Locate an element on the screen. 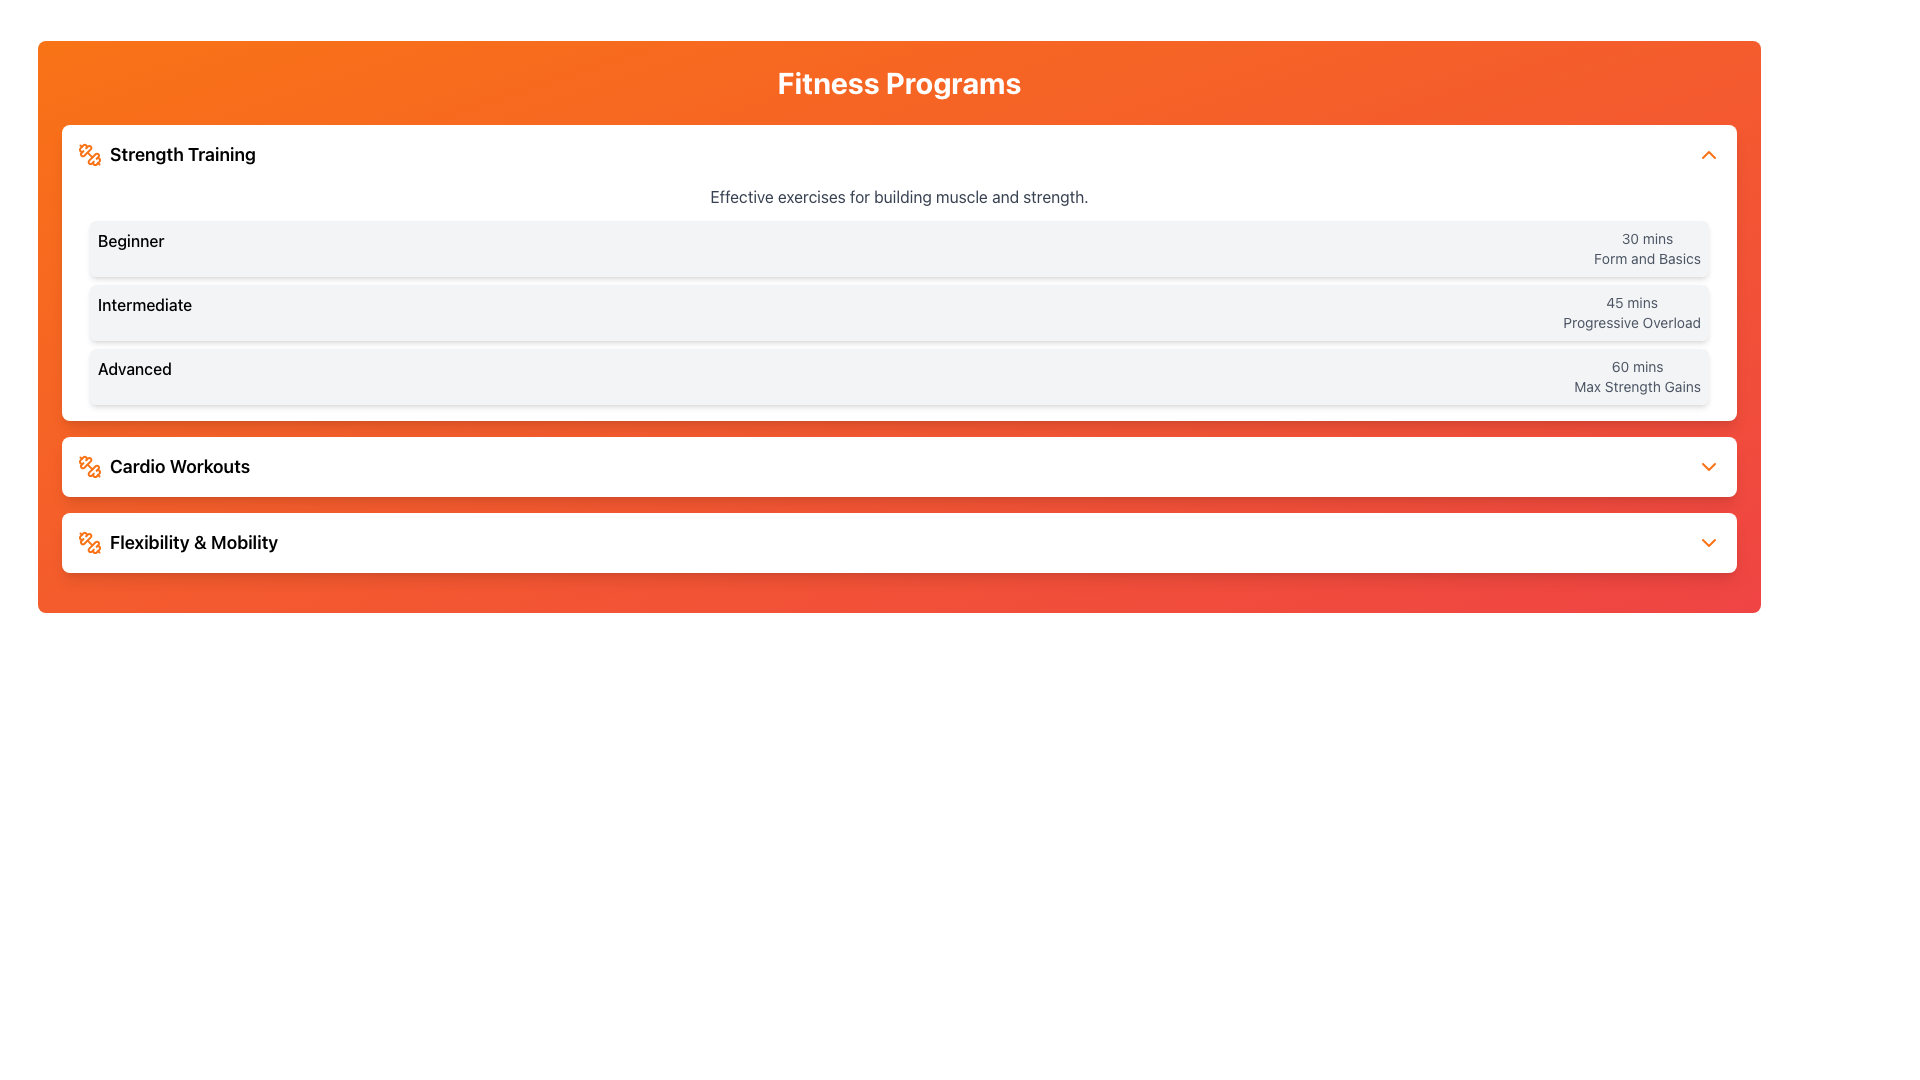 The image size is (1920, 1080). the static text label displaying '30 mins' in gray color, located in the 'Strength Training' section, above 'Form and Basics' is located at coordinates (1647, 238).